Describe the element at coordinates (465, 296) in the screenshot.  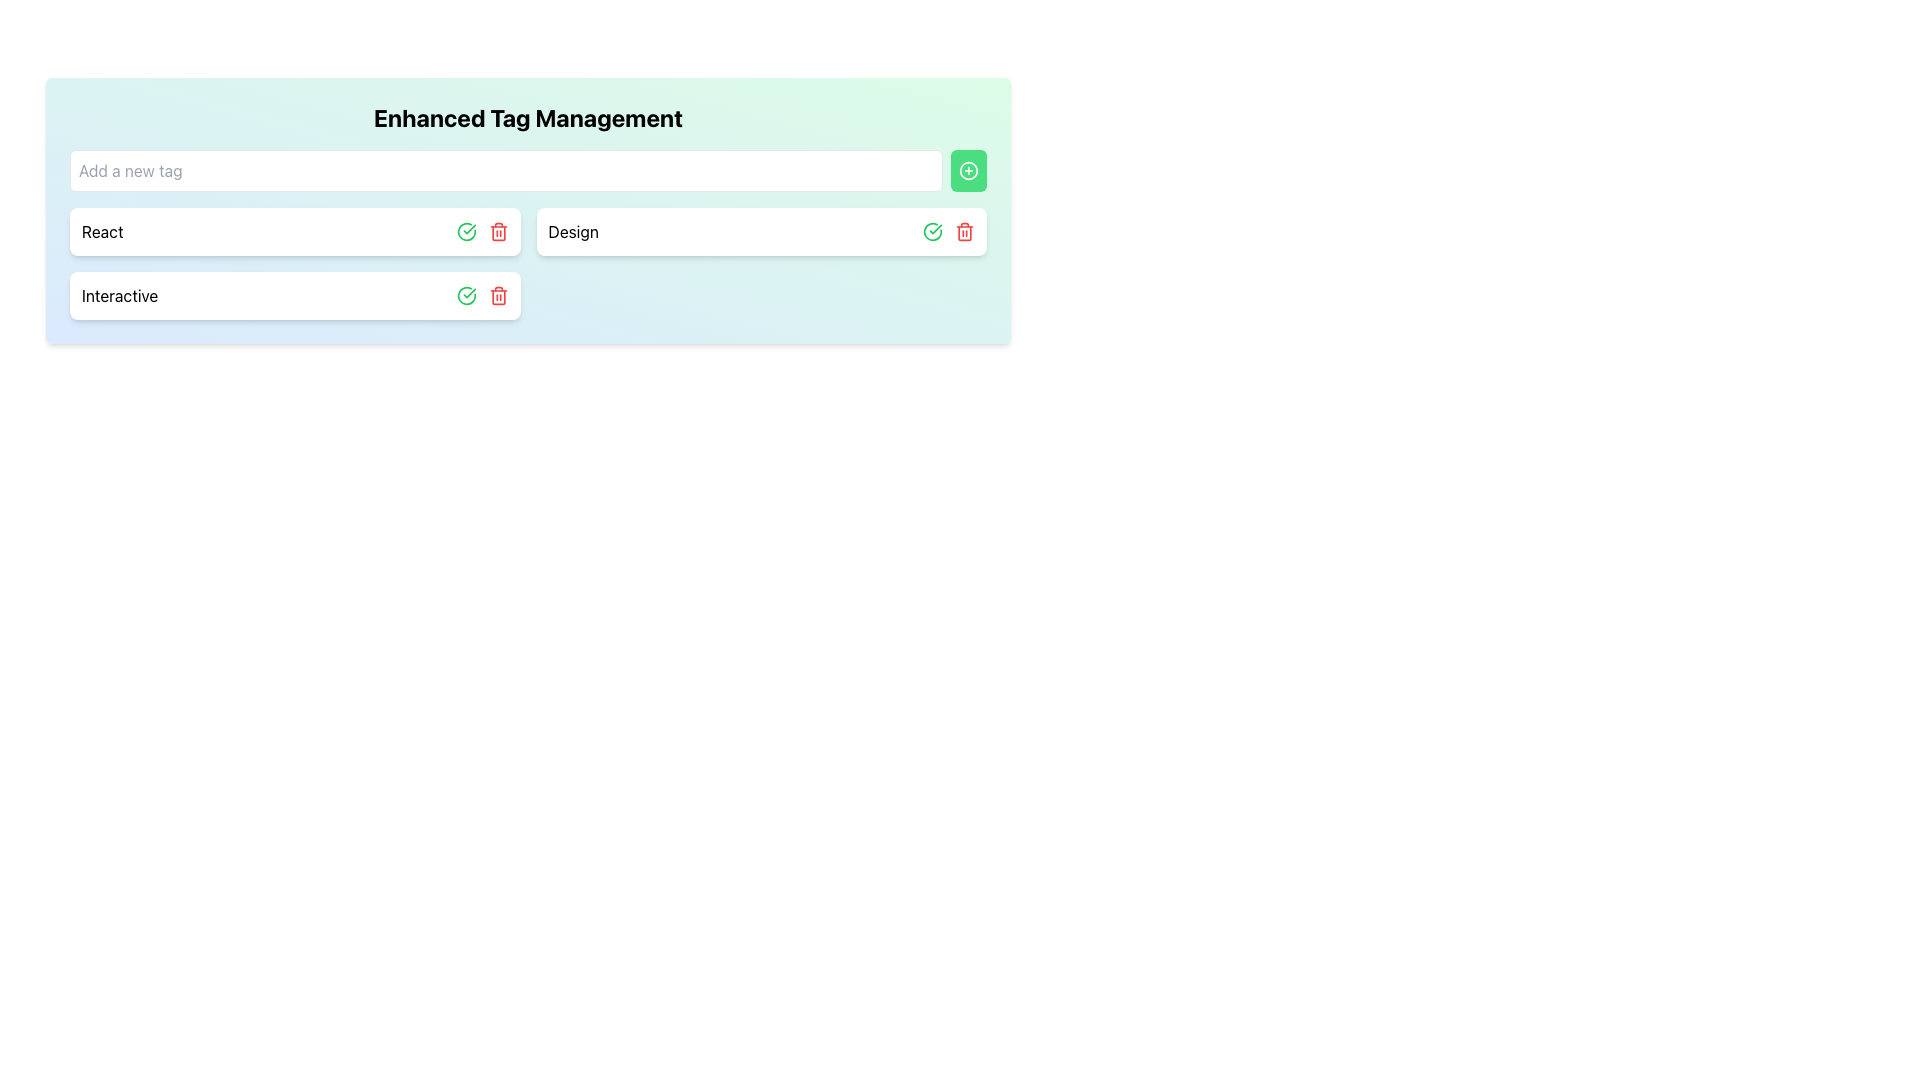
I see `the circular green outlined icon with a checkmark inside it to confirm the action associated with the tag` at that location.